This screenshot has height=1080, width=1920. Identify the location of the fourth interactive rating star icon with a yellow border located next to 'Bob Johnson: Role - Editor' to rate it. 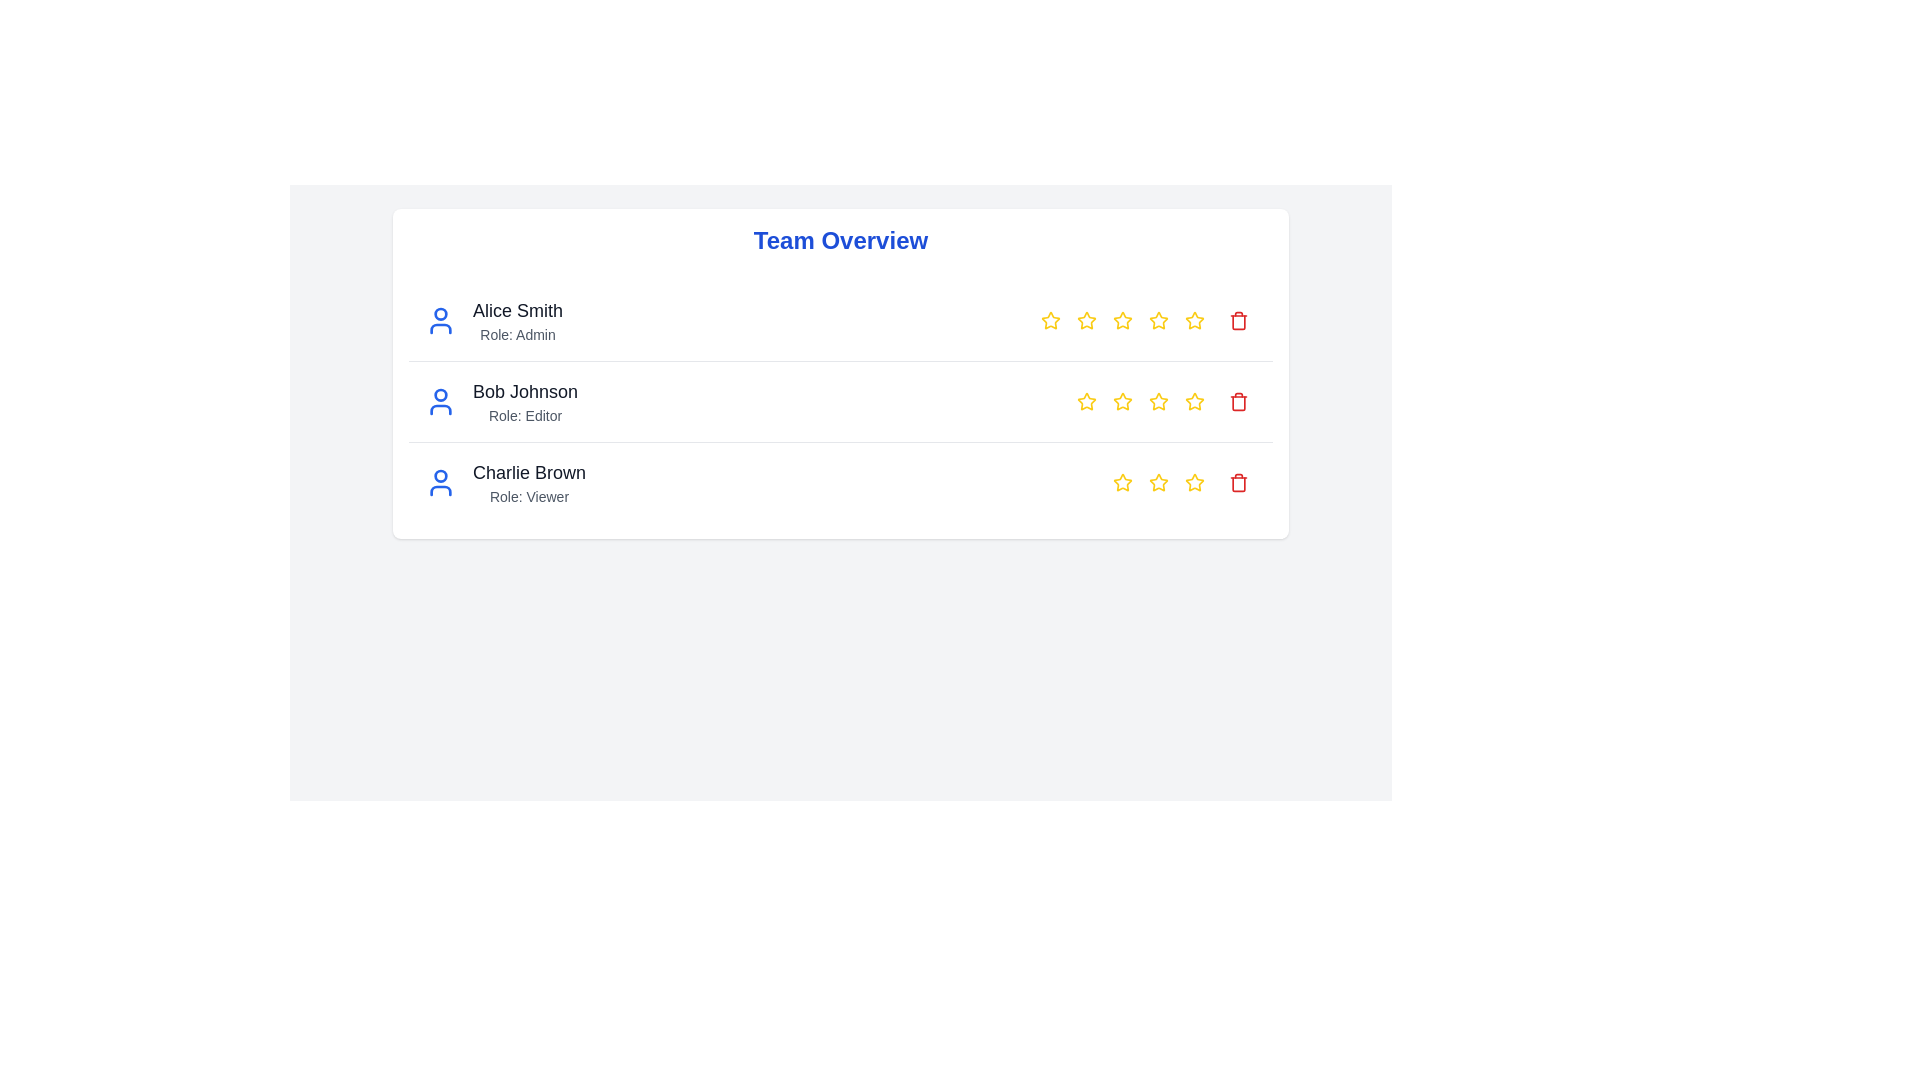
(1157, 401).